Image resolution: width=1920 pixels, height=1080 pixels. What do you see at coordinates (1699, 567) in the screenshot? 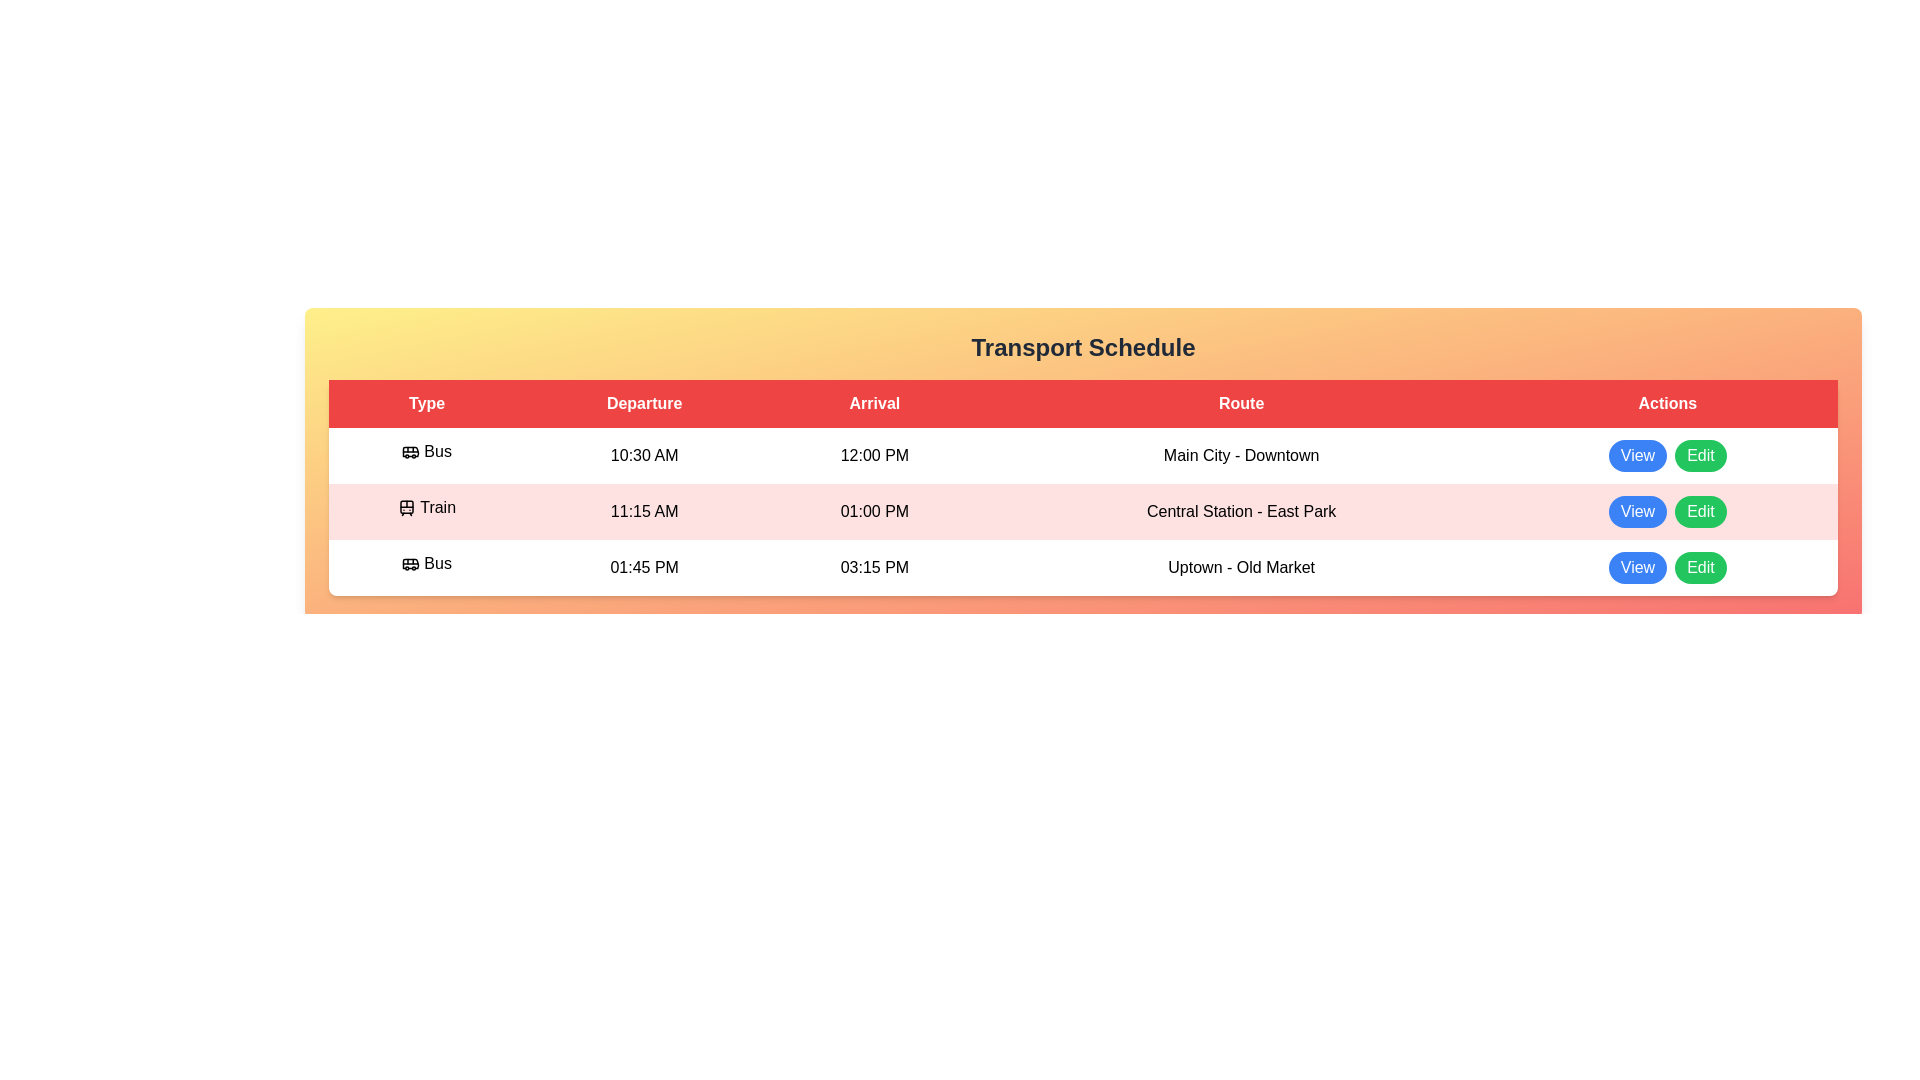
I see `'Edit' button for the row corresponding to Bus - Uptown - Old Market` at bounding box center [1699, 567].